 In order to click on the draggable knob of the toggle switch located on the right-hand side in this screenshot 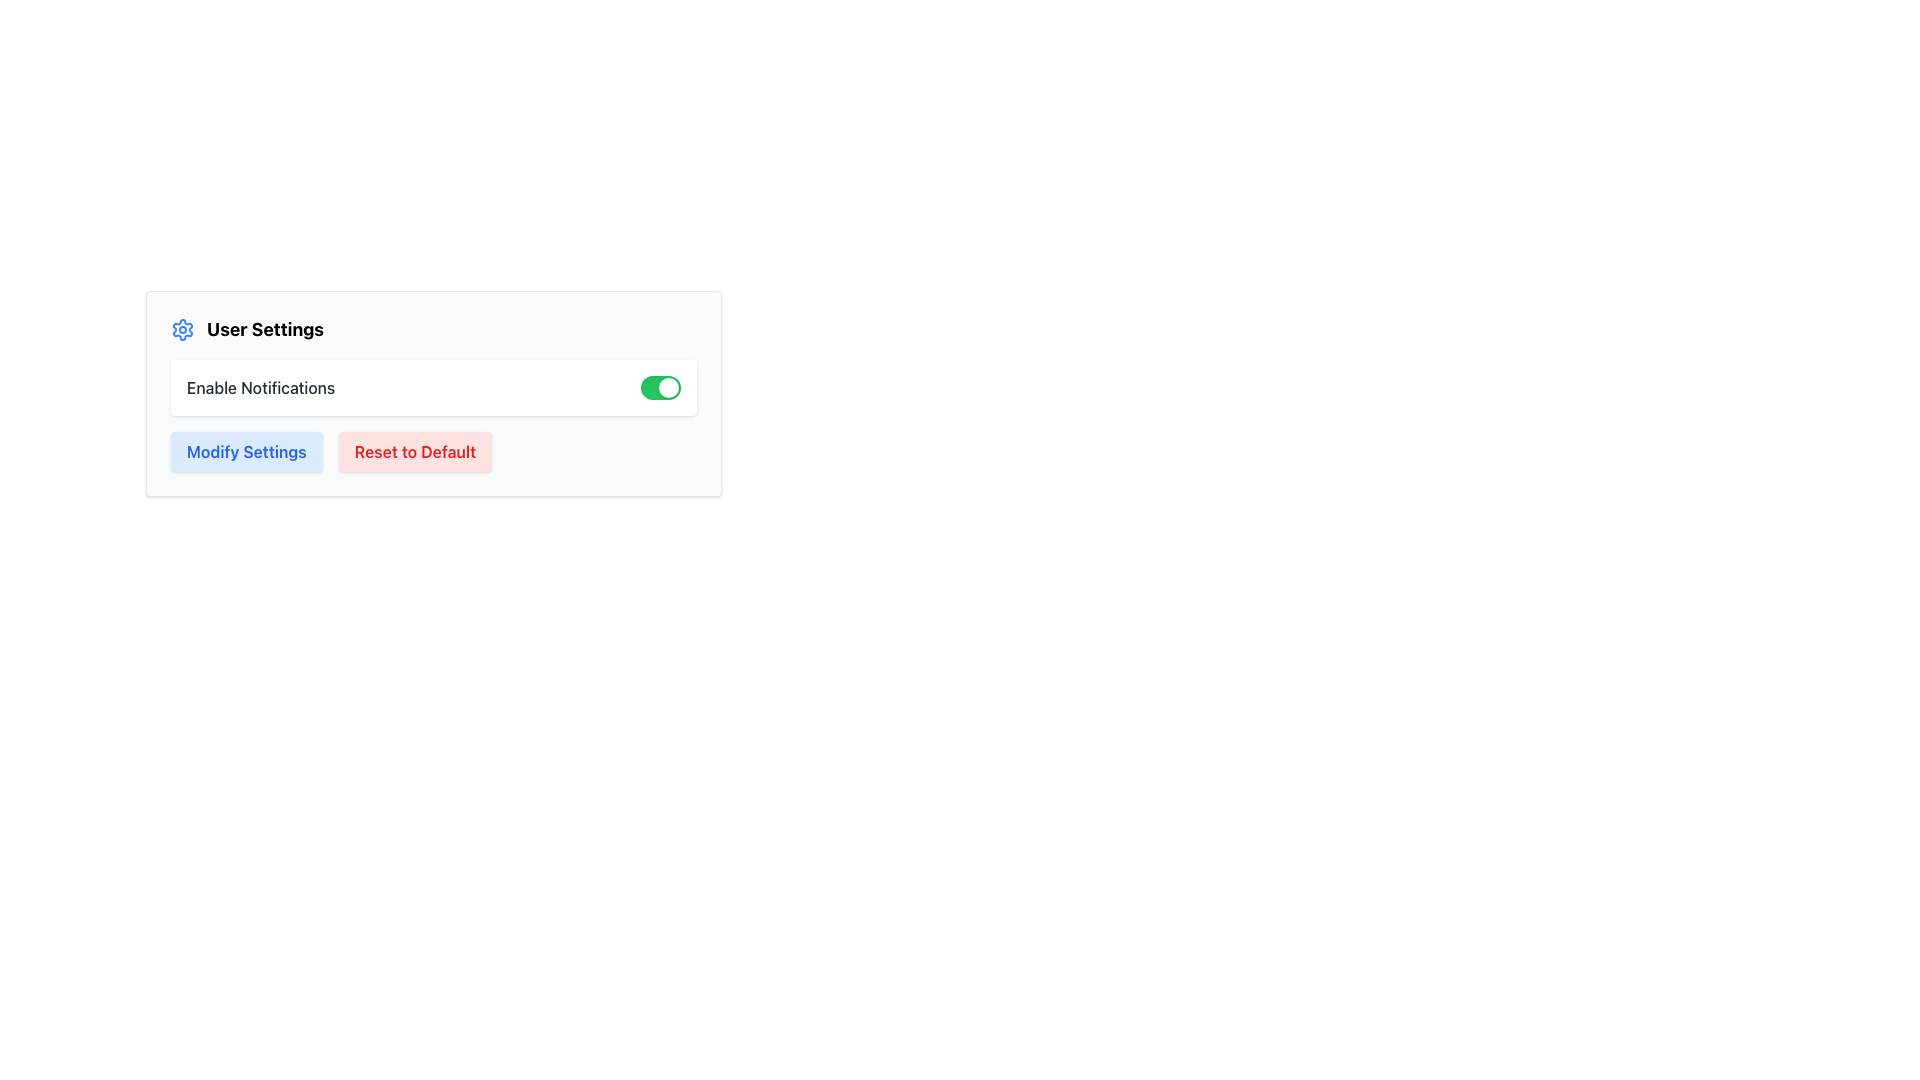, I will do `click(668, 388)`.